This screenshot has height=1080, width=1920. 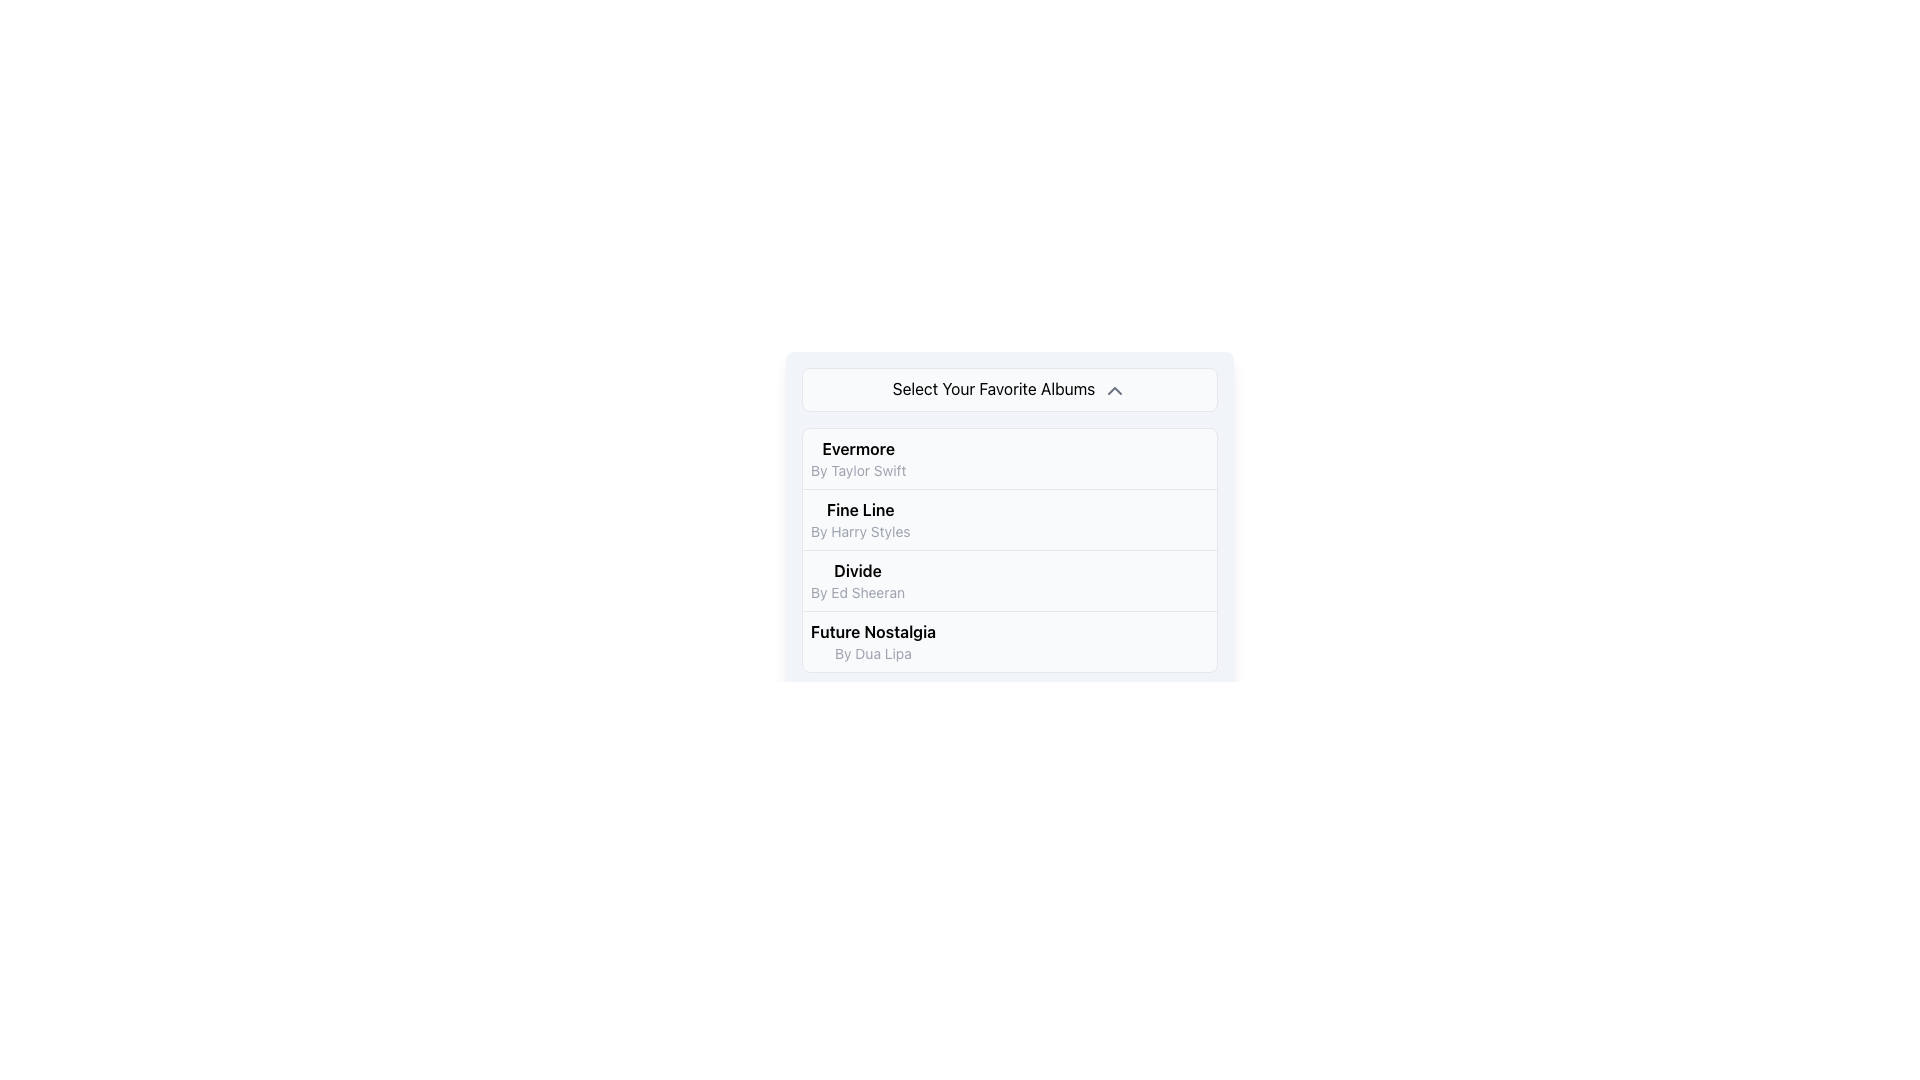 I want to click on the Text Display element that shows the album 'Fine Line' by Harry Styles, which is the second item in the list under 'Select Your Favorite Albums.', so click(x=860, y=518).